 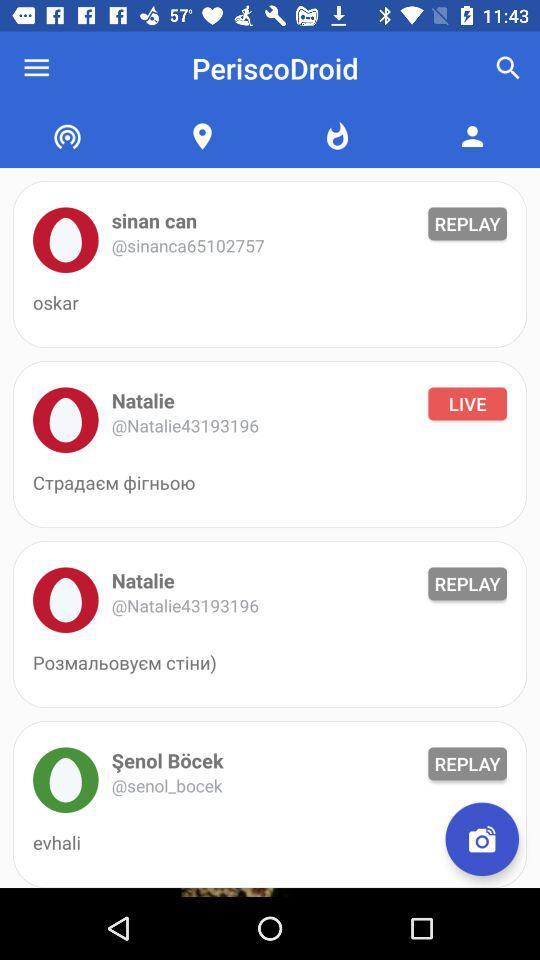 I want to click on user icon, so click(x=65, y=779).